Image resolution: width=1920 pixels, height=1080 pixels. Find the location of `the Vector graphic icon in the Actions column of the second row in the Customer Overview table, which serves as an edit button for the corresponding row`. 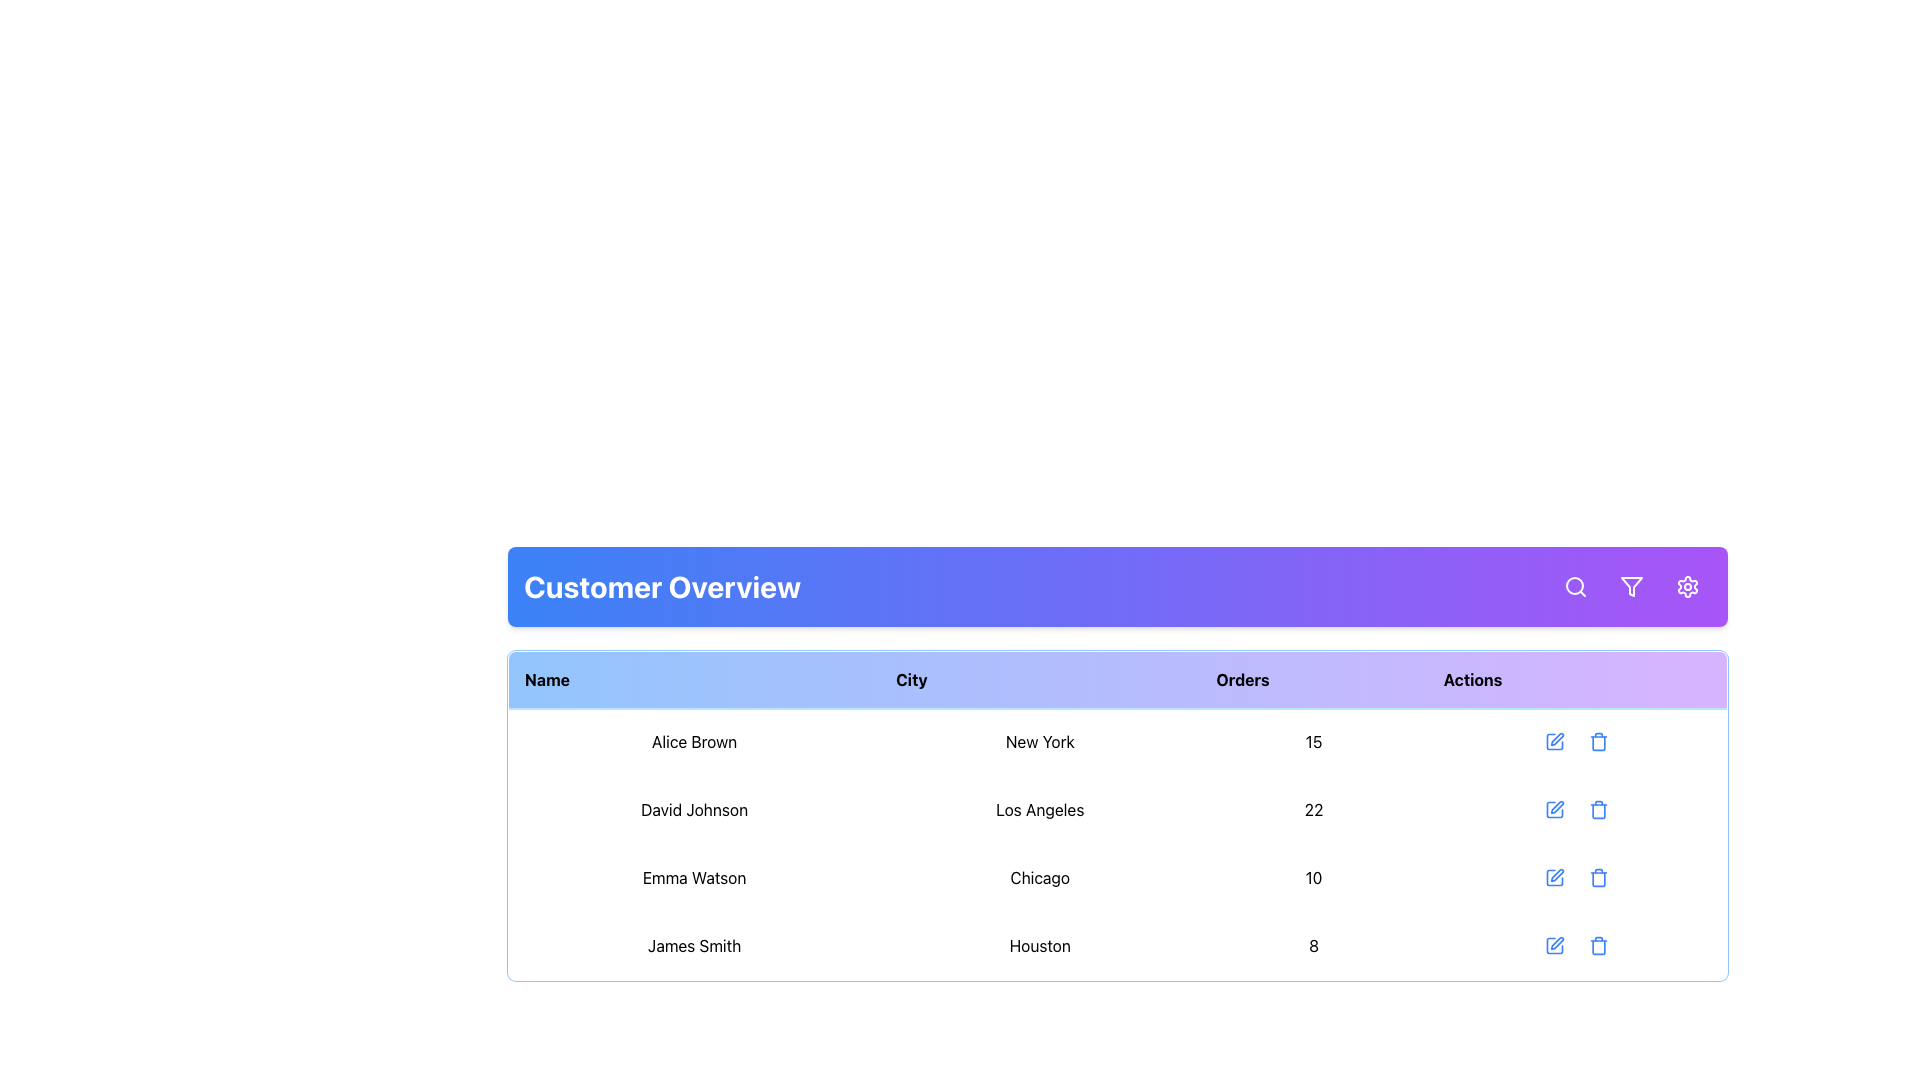

the Vector graphic icon in the Actions column of the second row in the Customer Overview table, which serves as an edit button for the corresponding row is located at coordinates (1554, 810).